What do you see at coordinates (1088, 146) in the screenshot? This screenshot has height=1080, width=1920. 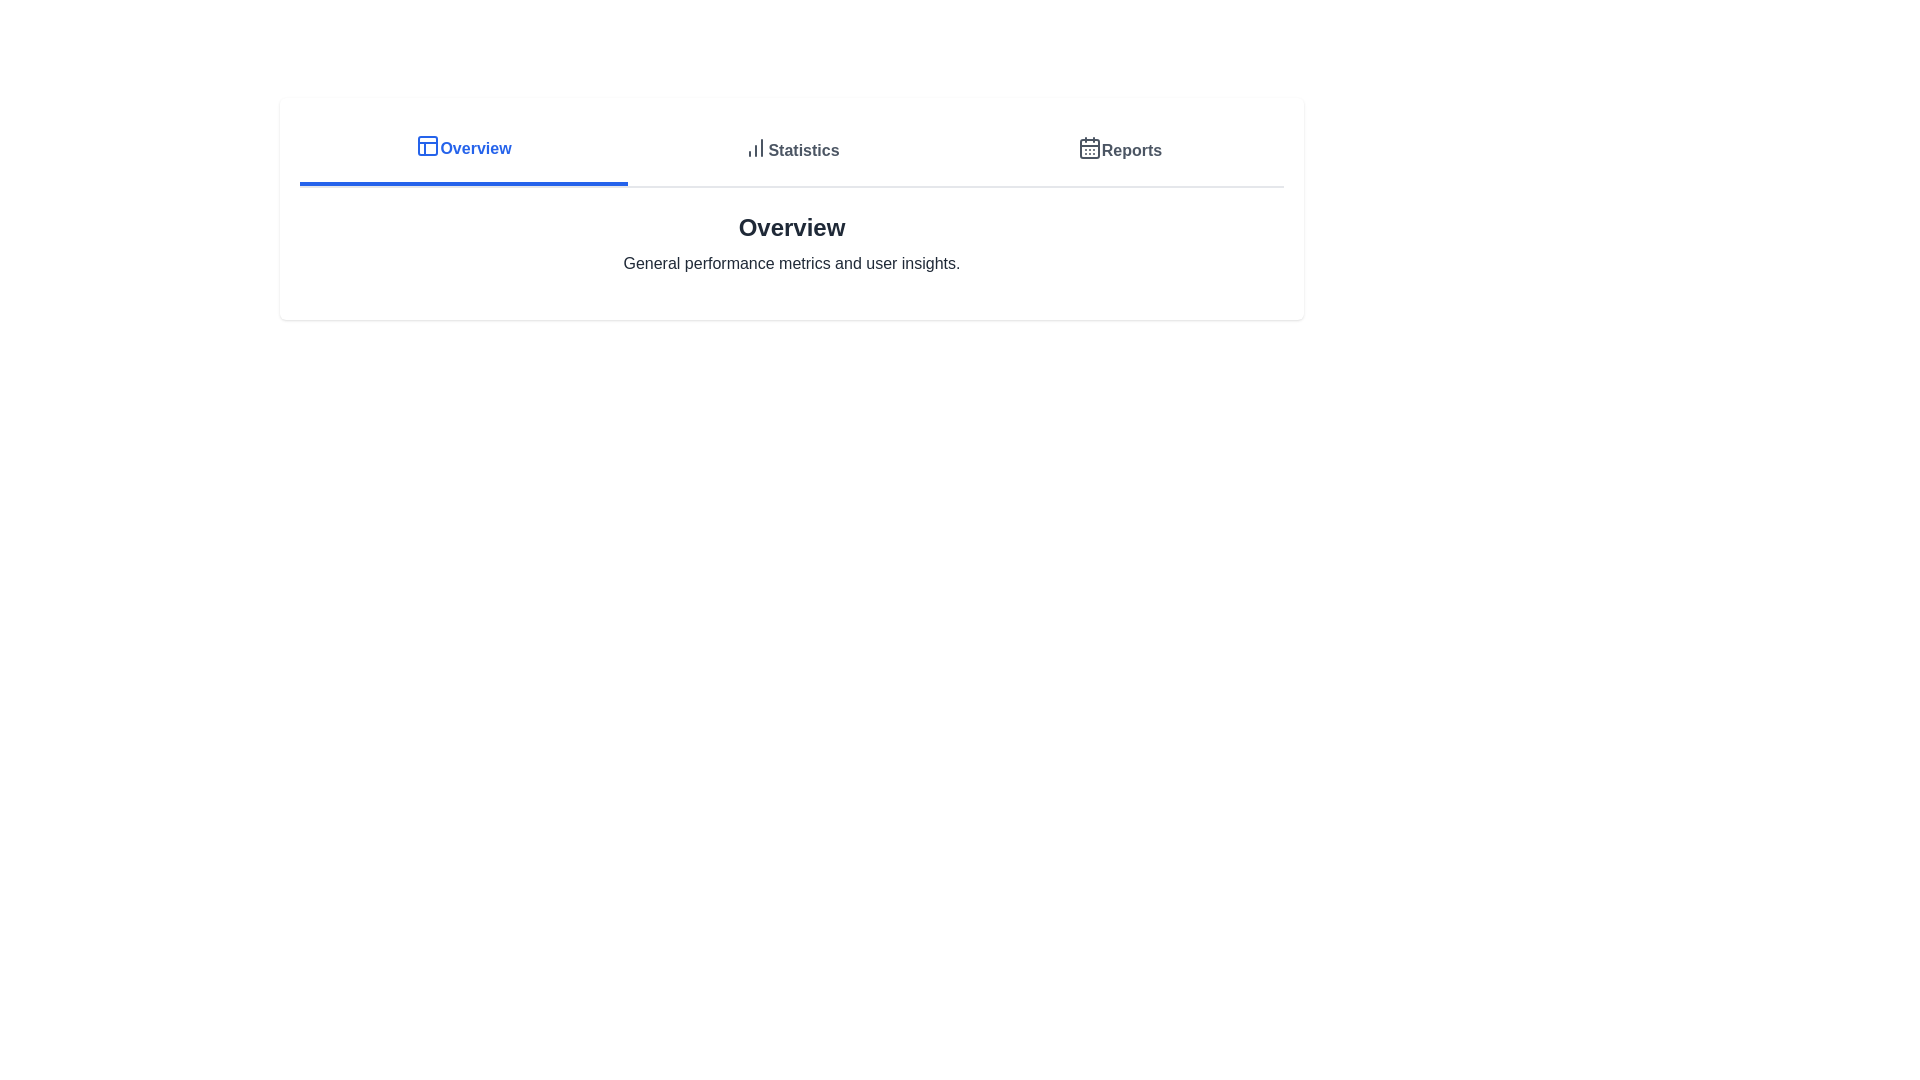 I see `the calendar icon, which is a minimalistic line-art design located next to the text label 'Reports' in the navigation bar` at bounding box center [1088, 146].